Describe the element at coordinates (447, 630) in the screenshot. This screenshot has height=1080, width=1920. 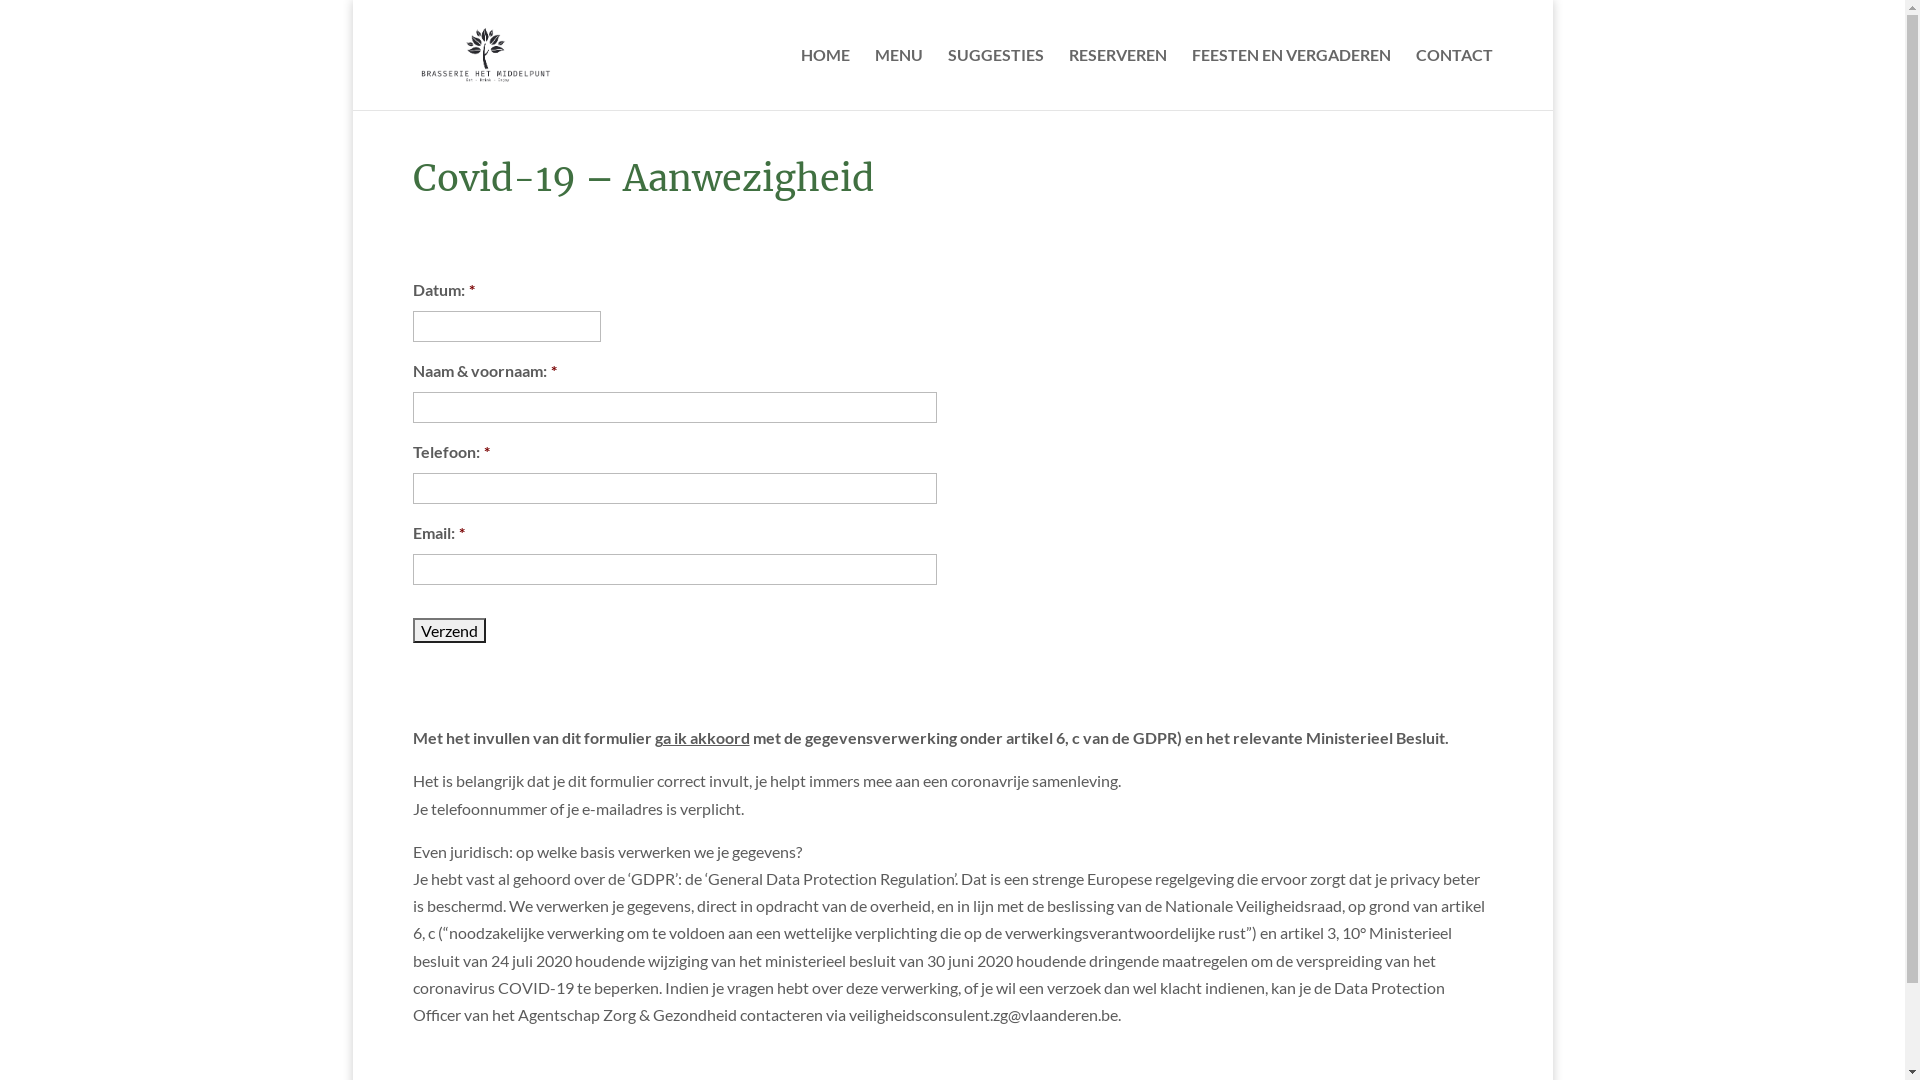
I see `'Verzend'` at that location.